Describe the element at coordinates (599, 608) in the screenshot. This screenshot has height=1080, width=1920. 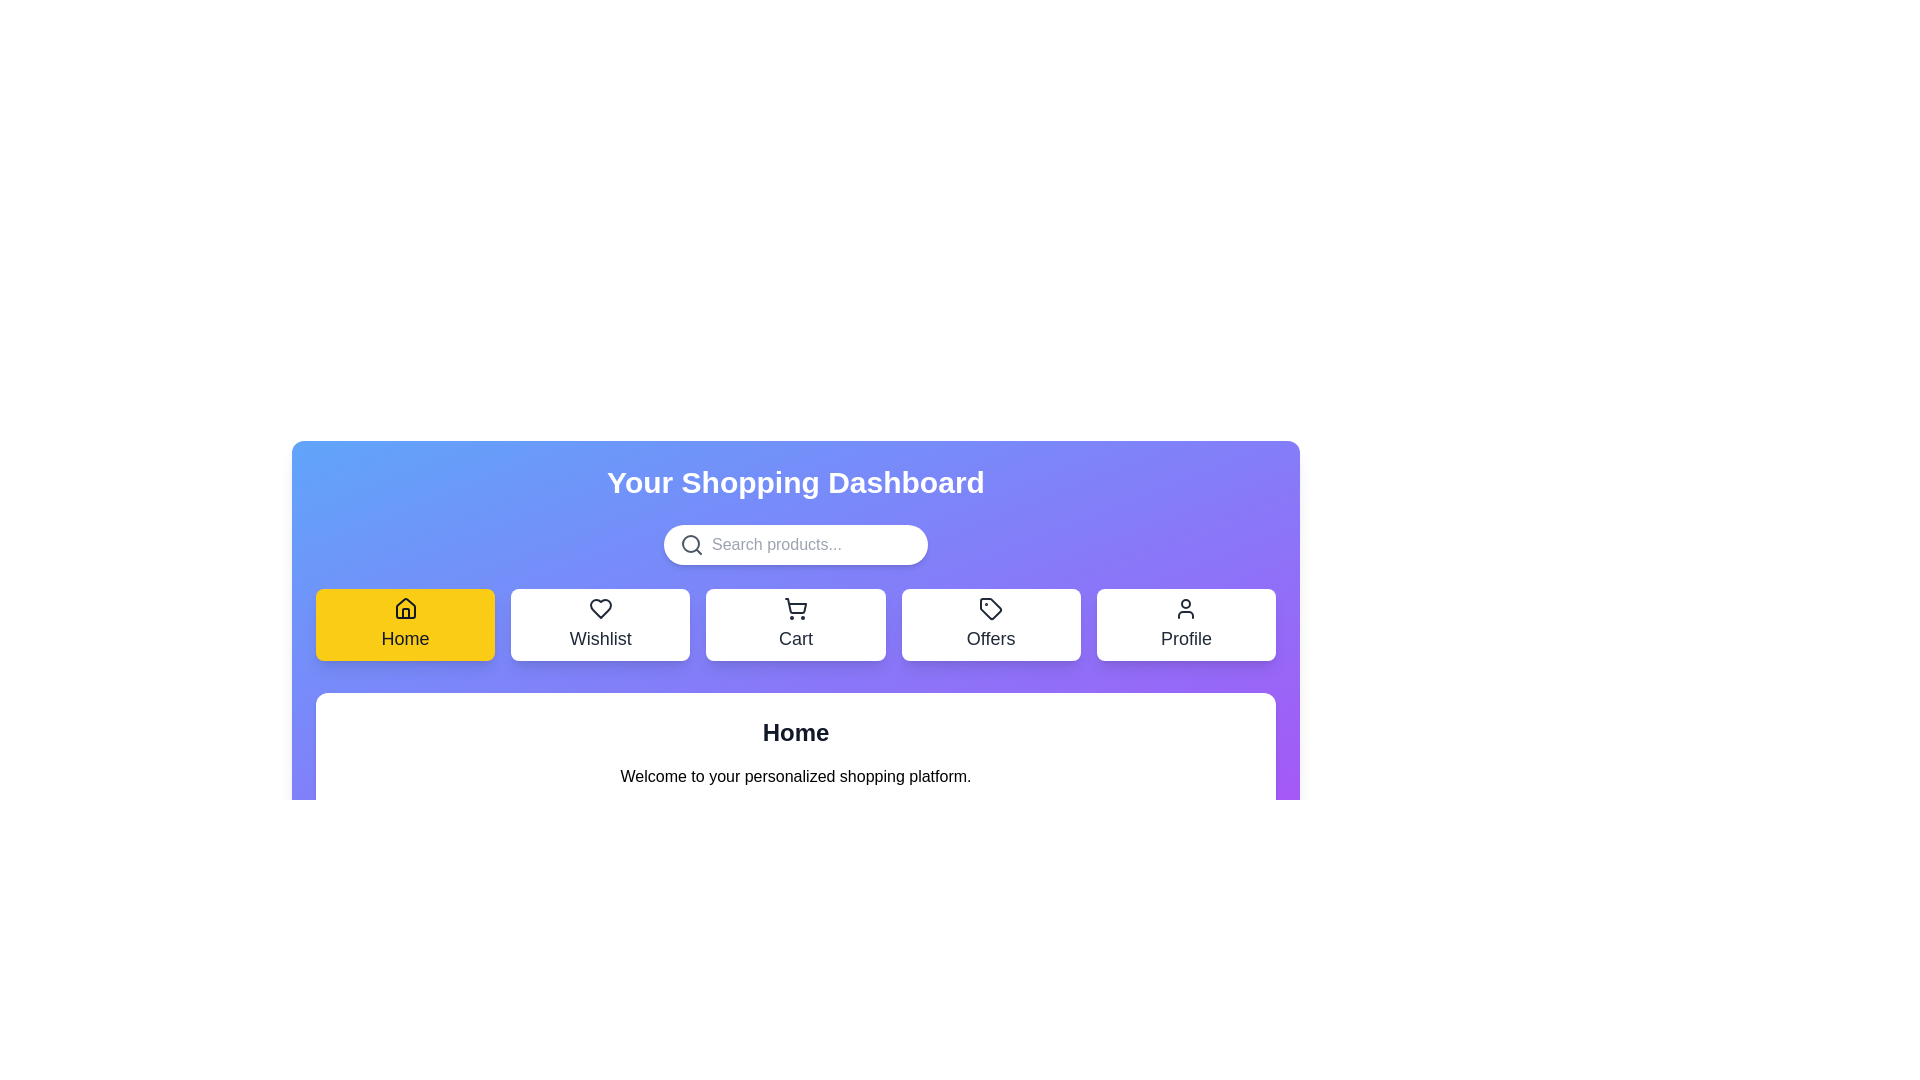
I see `the heart icon within the 'Wishlist' button, which is styled with rounded corners and a white background, located in the top-middle area of the interface` at that location.